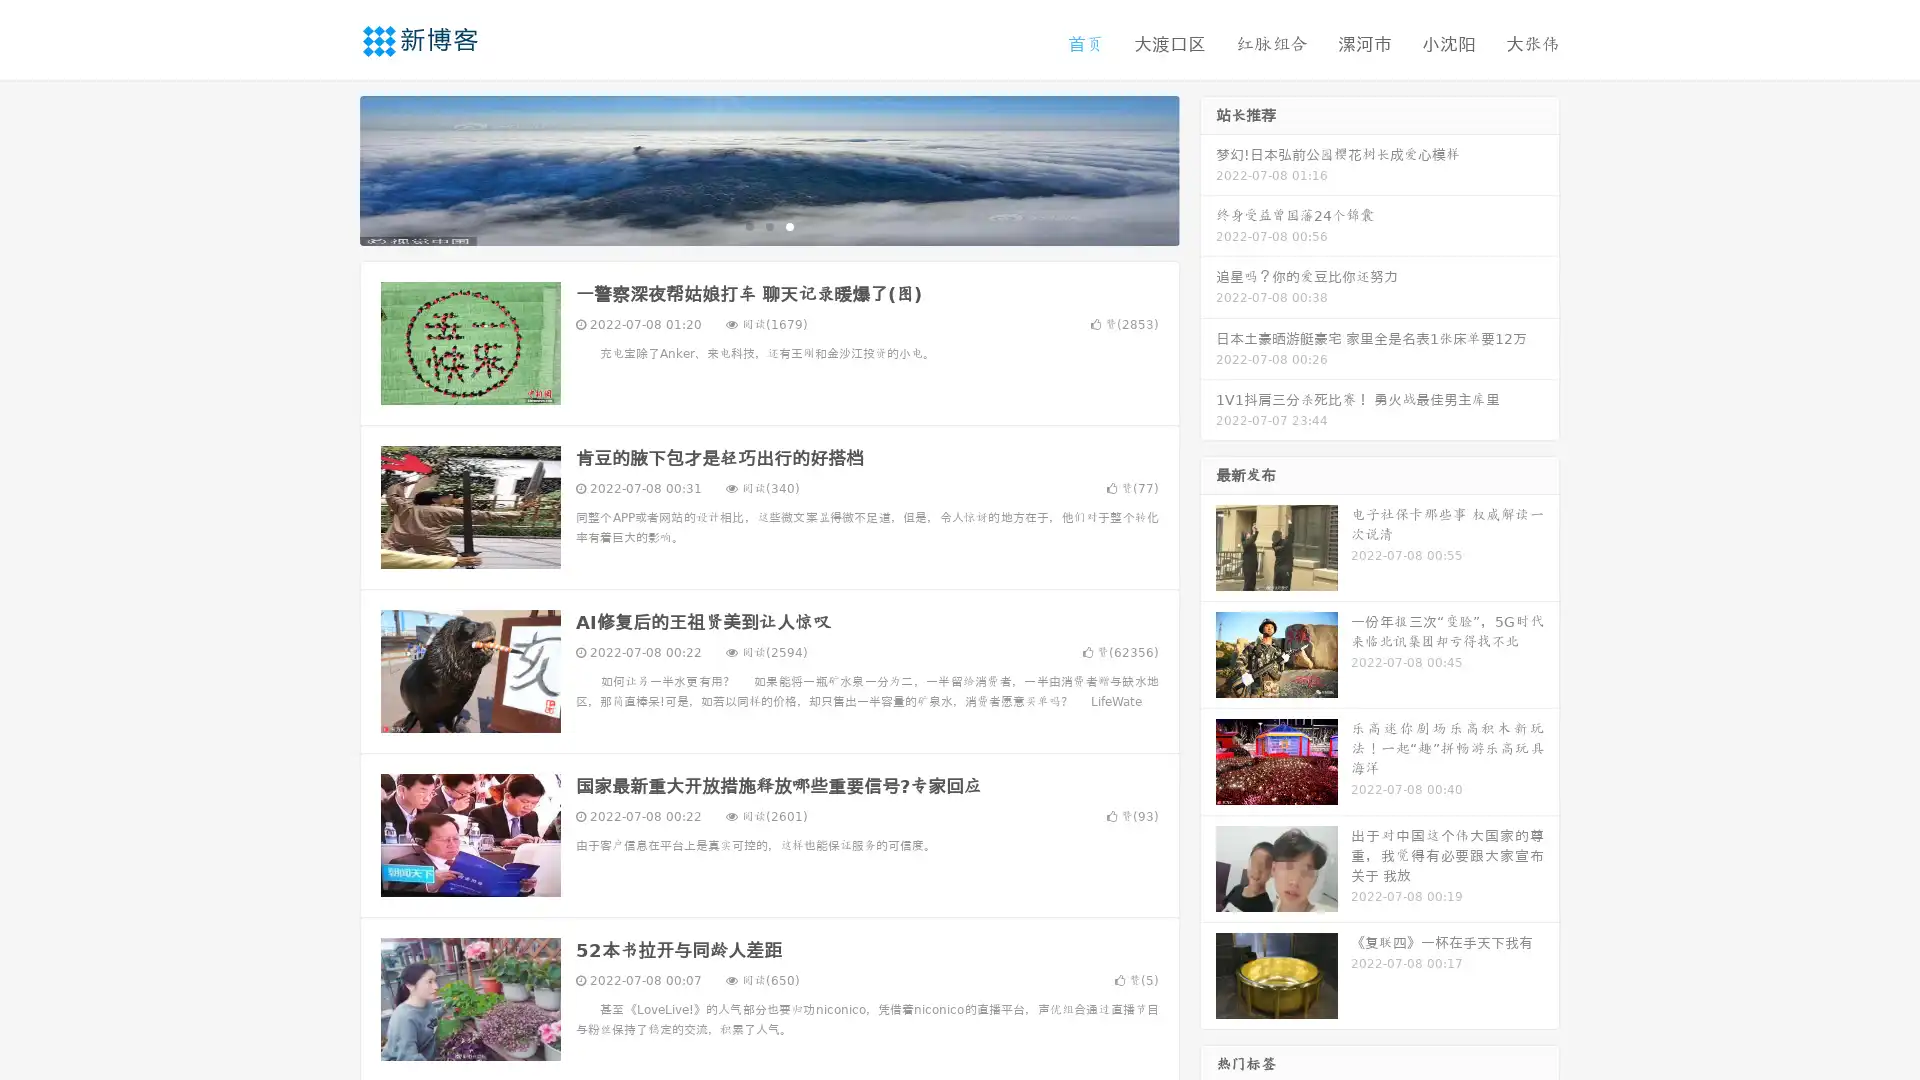 The width and height of the screenshot is (1920, 1080). Describe the element at coordinates (768, 225) in the screenshot. I see `Go to slide 2` at that location.